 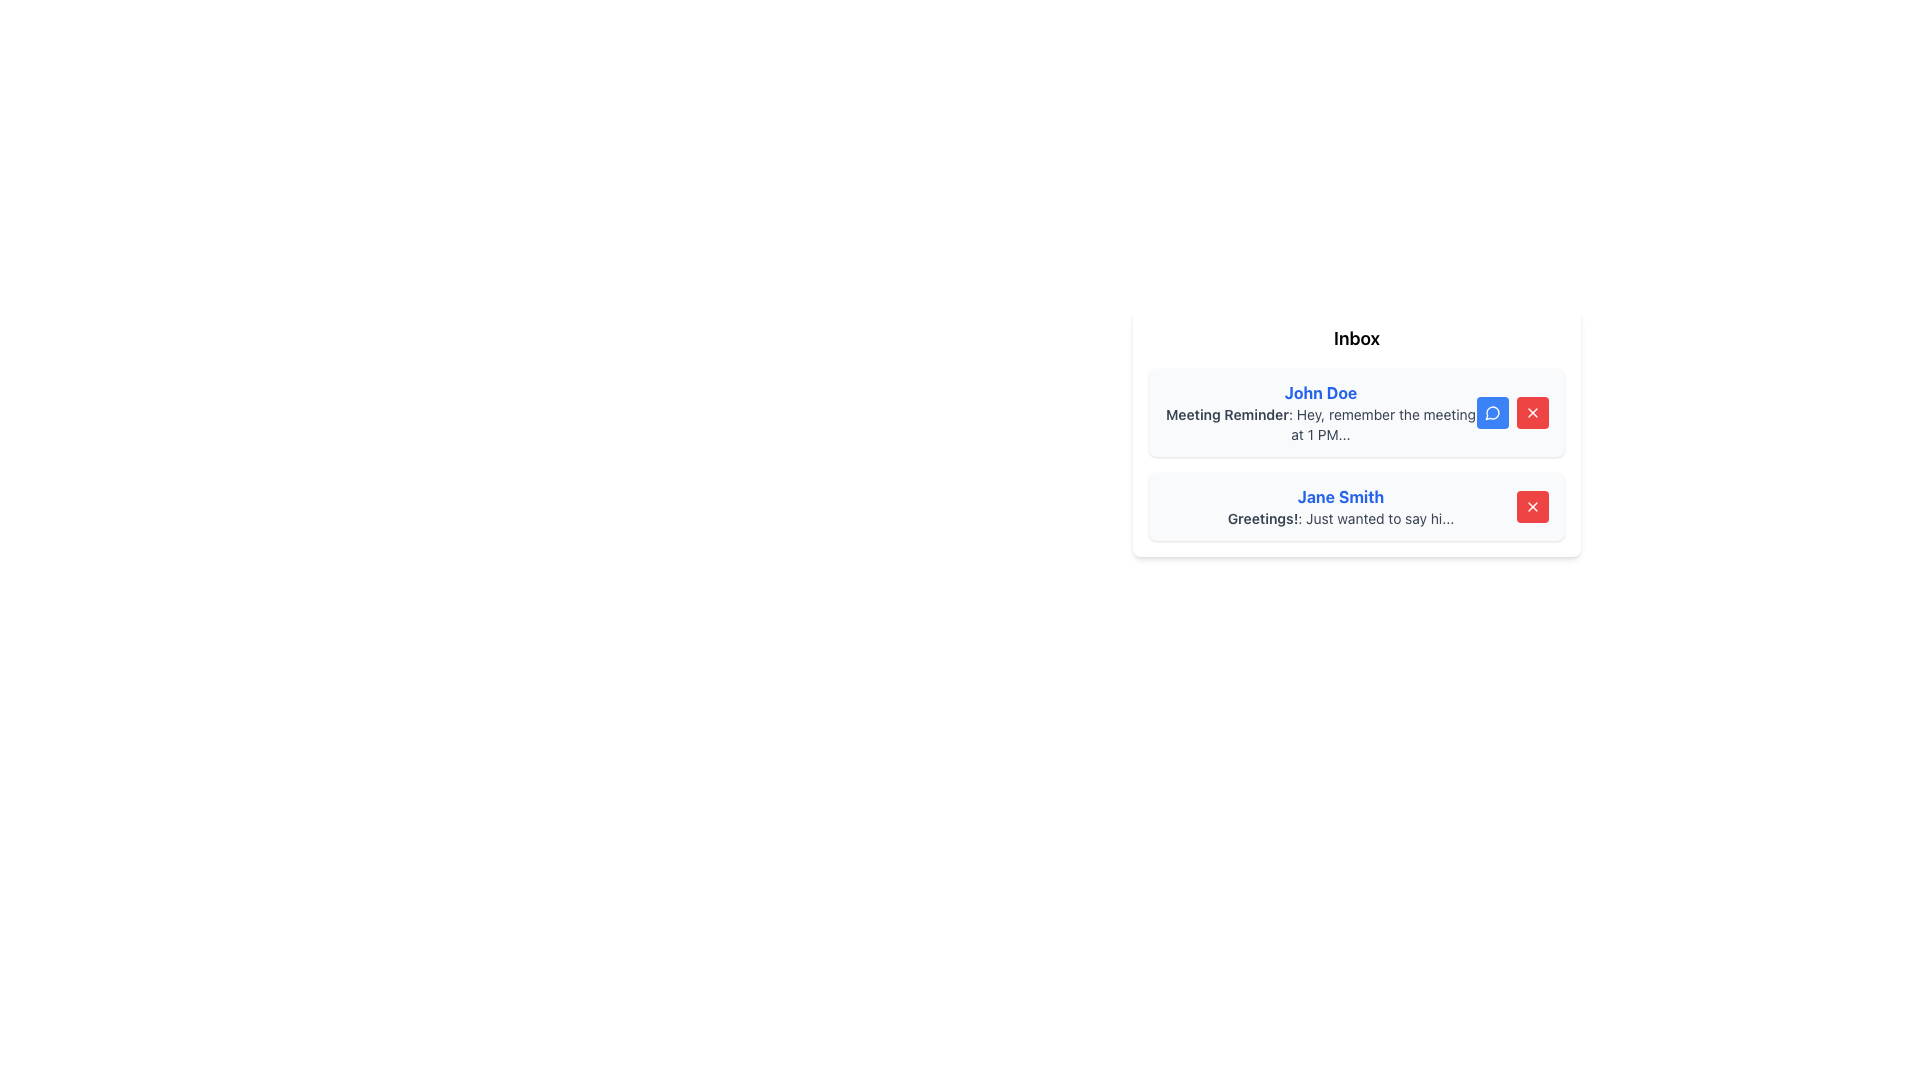 I want to click on the text block displaying a preview of a message from a sender in the top section of the inbox list, so click(x=1320, y=411).